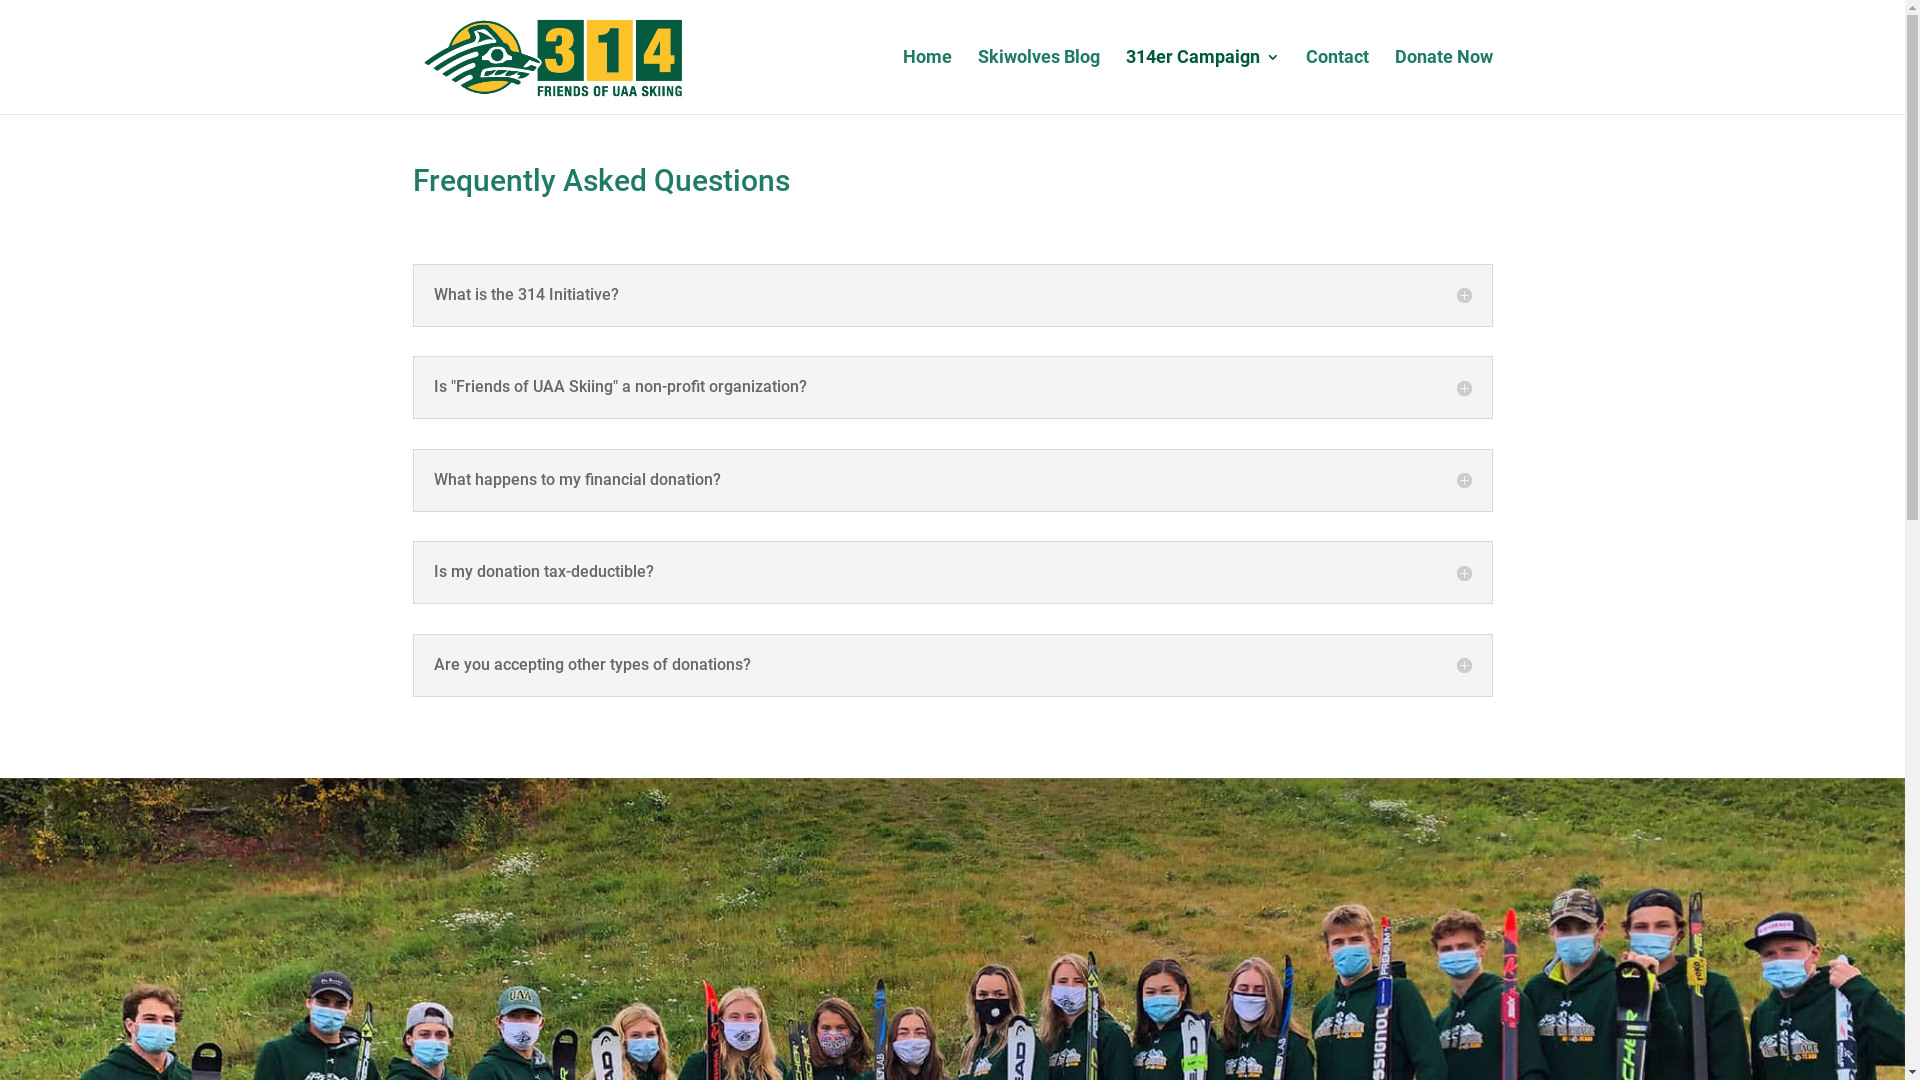 The height and width of the screenshot is (1080, 1920). Describe the element at coordinates (1038, 80) in the screenshot. I see `'Skiwolves Blog'` at that location.